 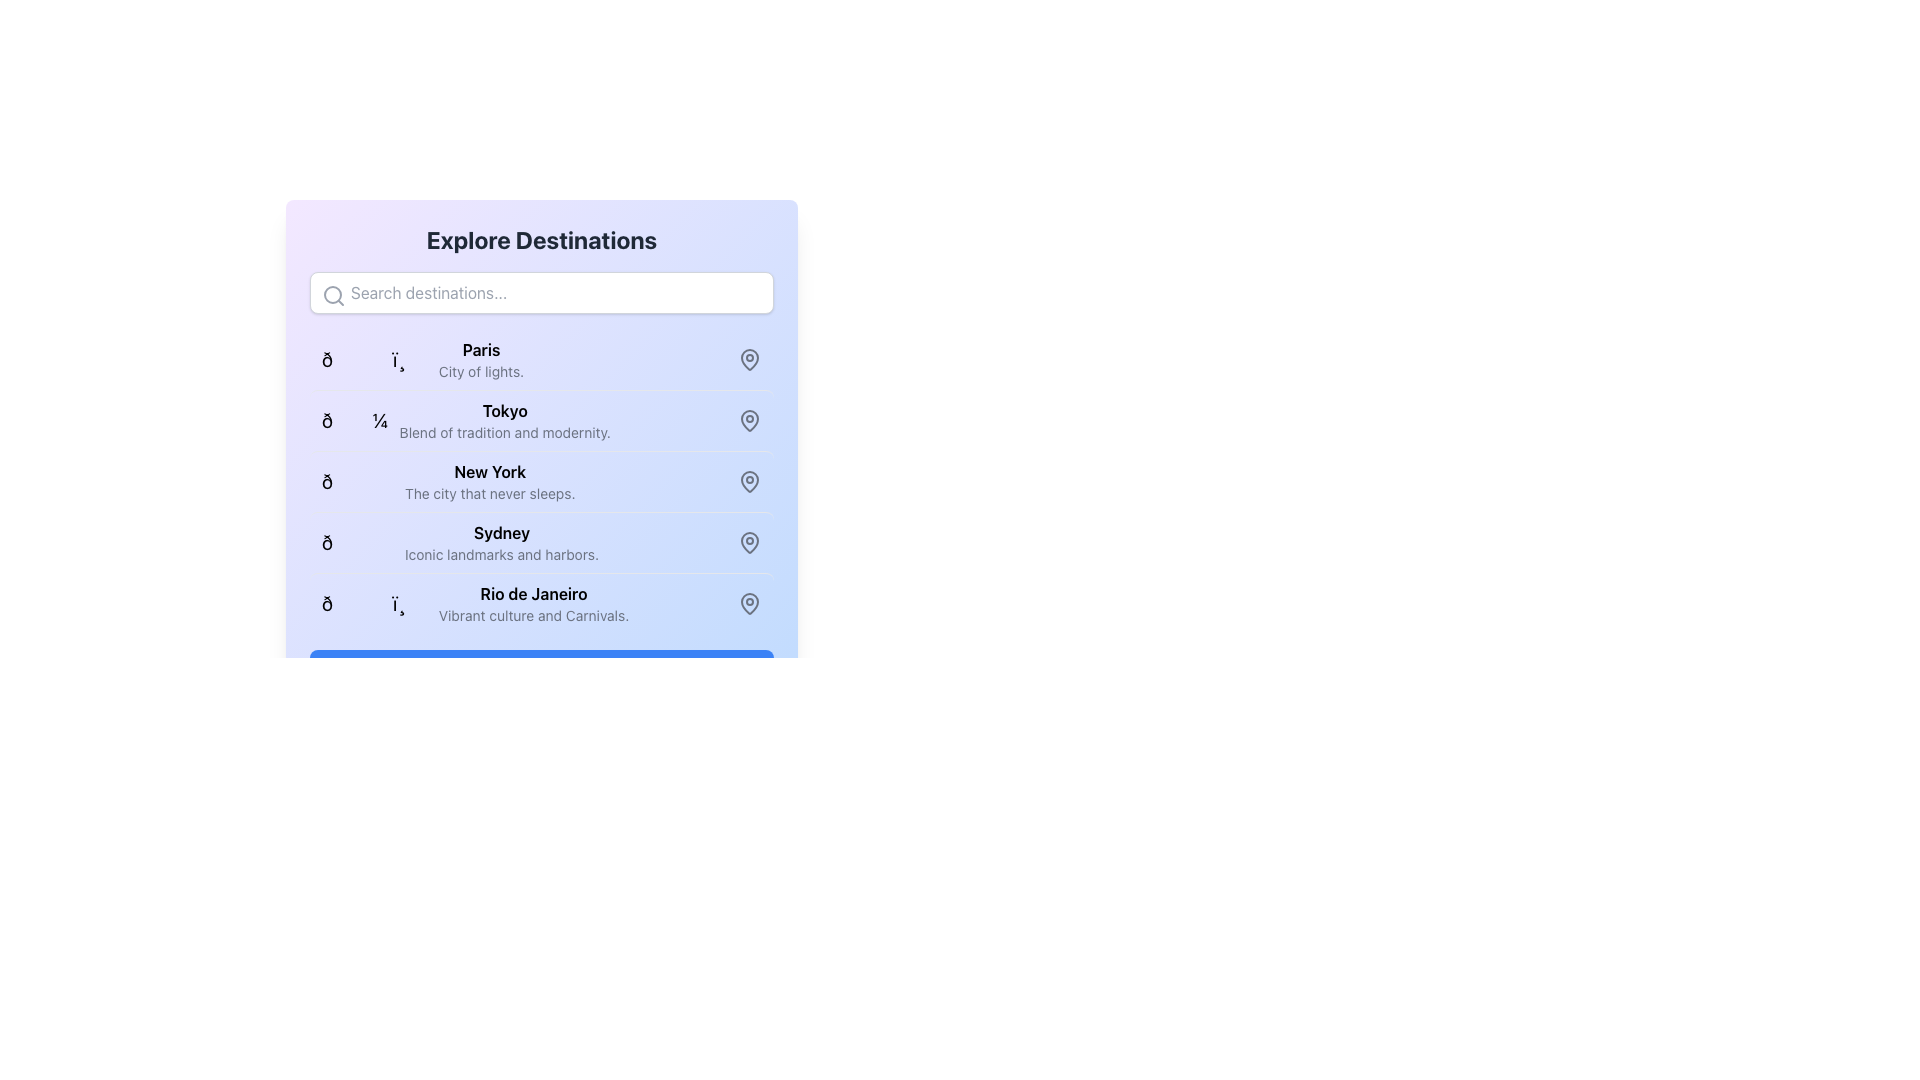 I want to click on the geographic significance icon located at the rightmost side of the row associated with the 'Paris' entry in the destinations list, so click(x=748, y=358).